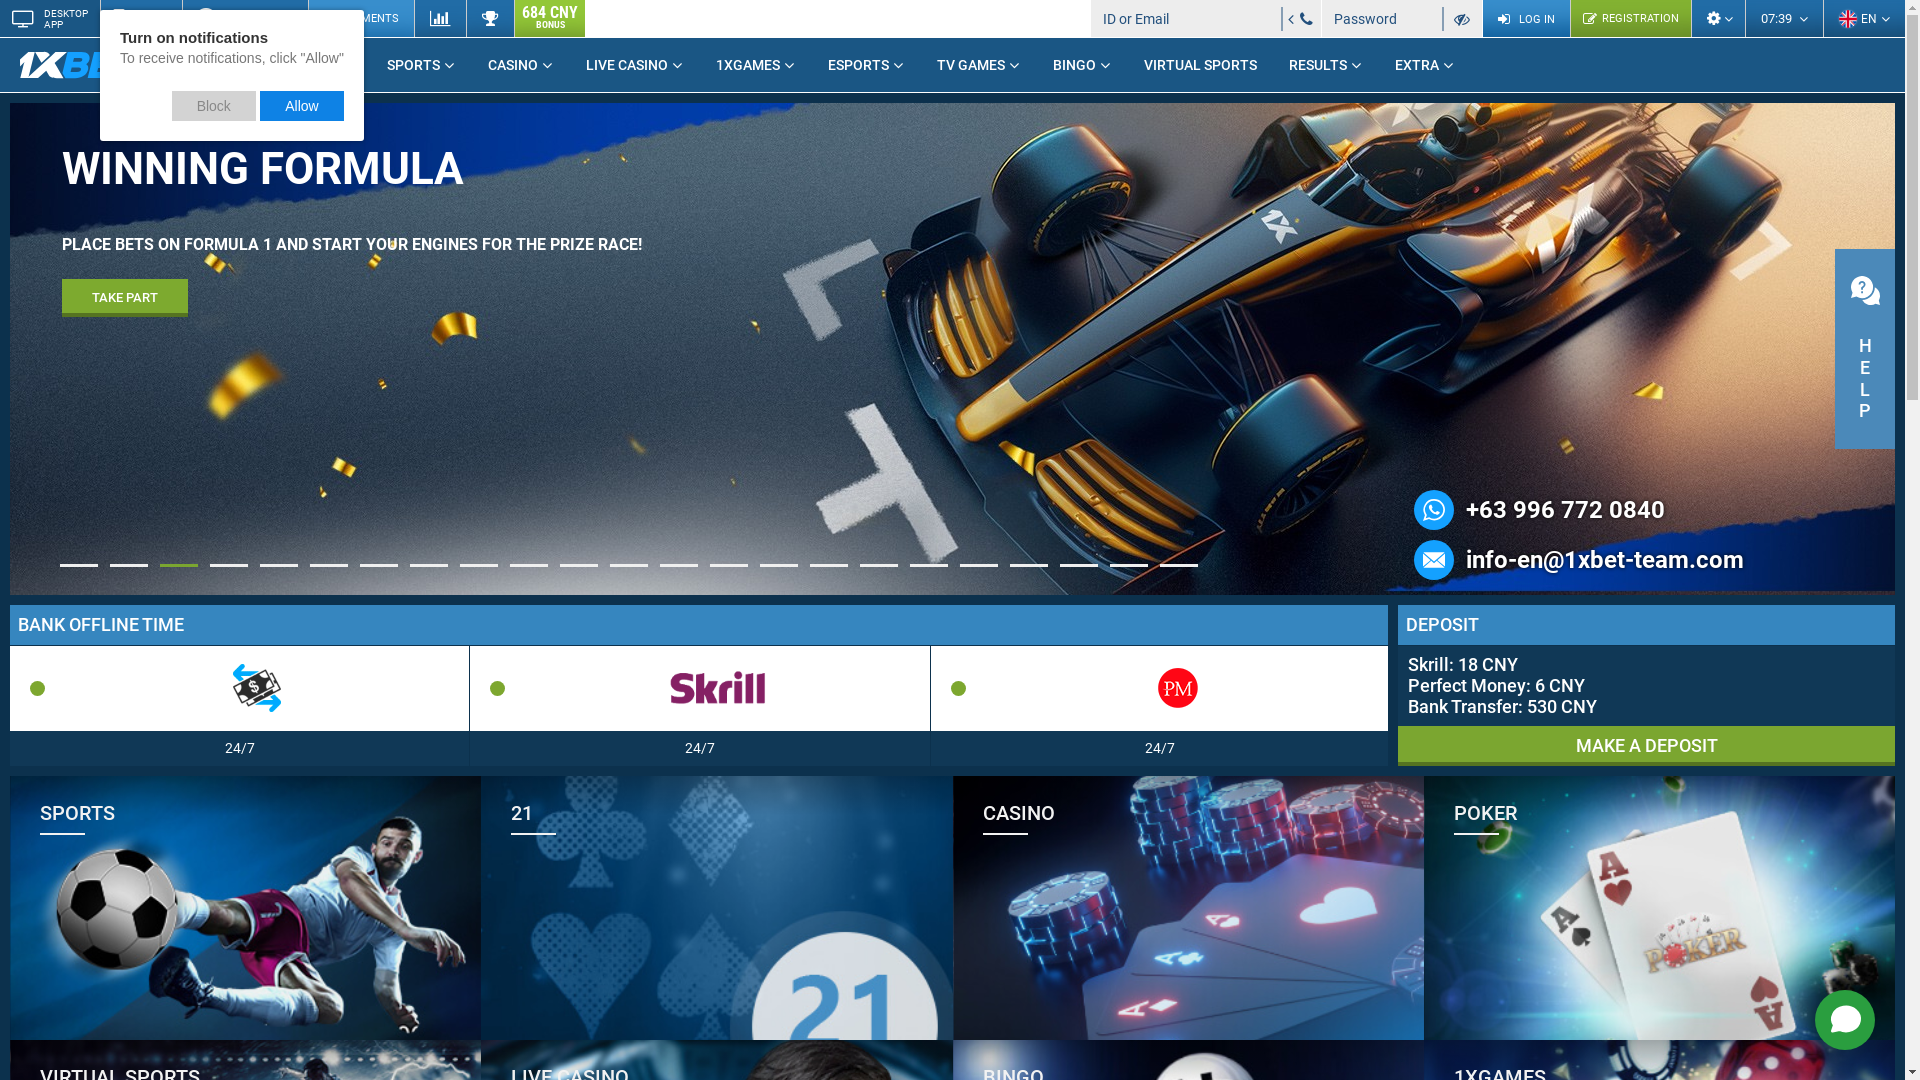  Describe the element at coordinates (1462, 18) in the screenshot. I see `'Show password'` at that location.